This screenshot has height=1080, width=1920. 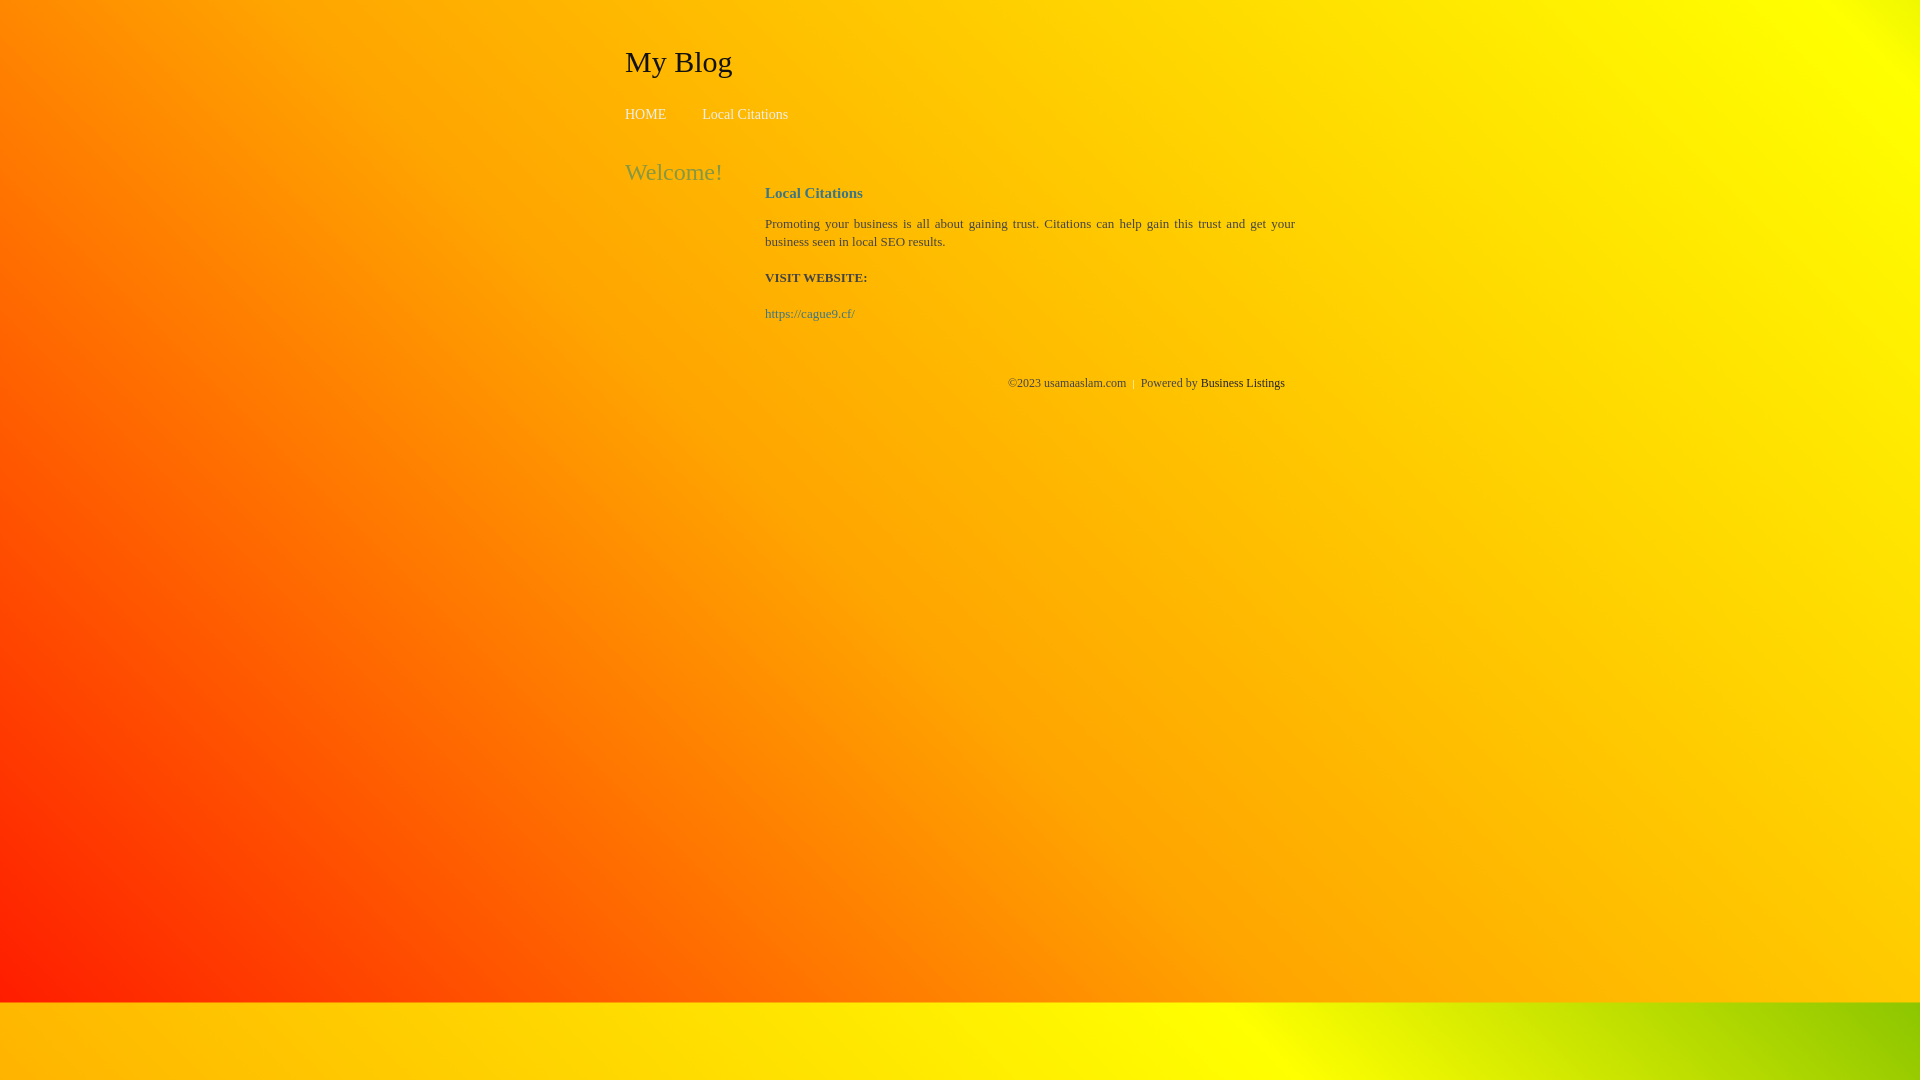 I want to click on 'HOME', so click(x=645, y=114).